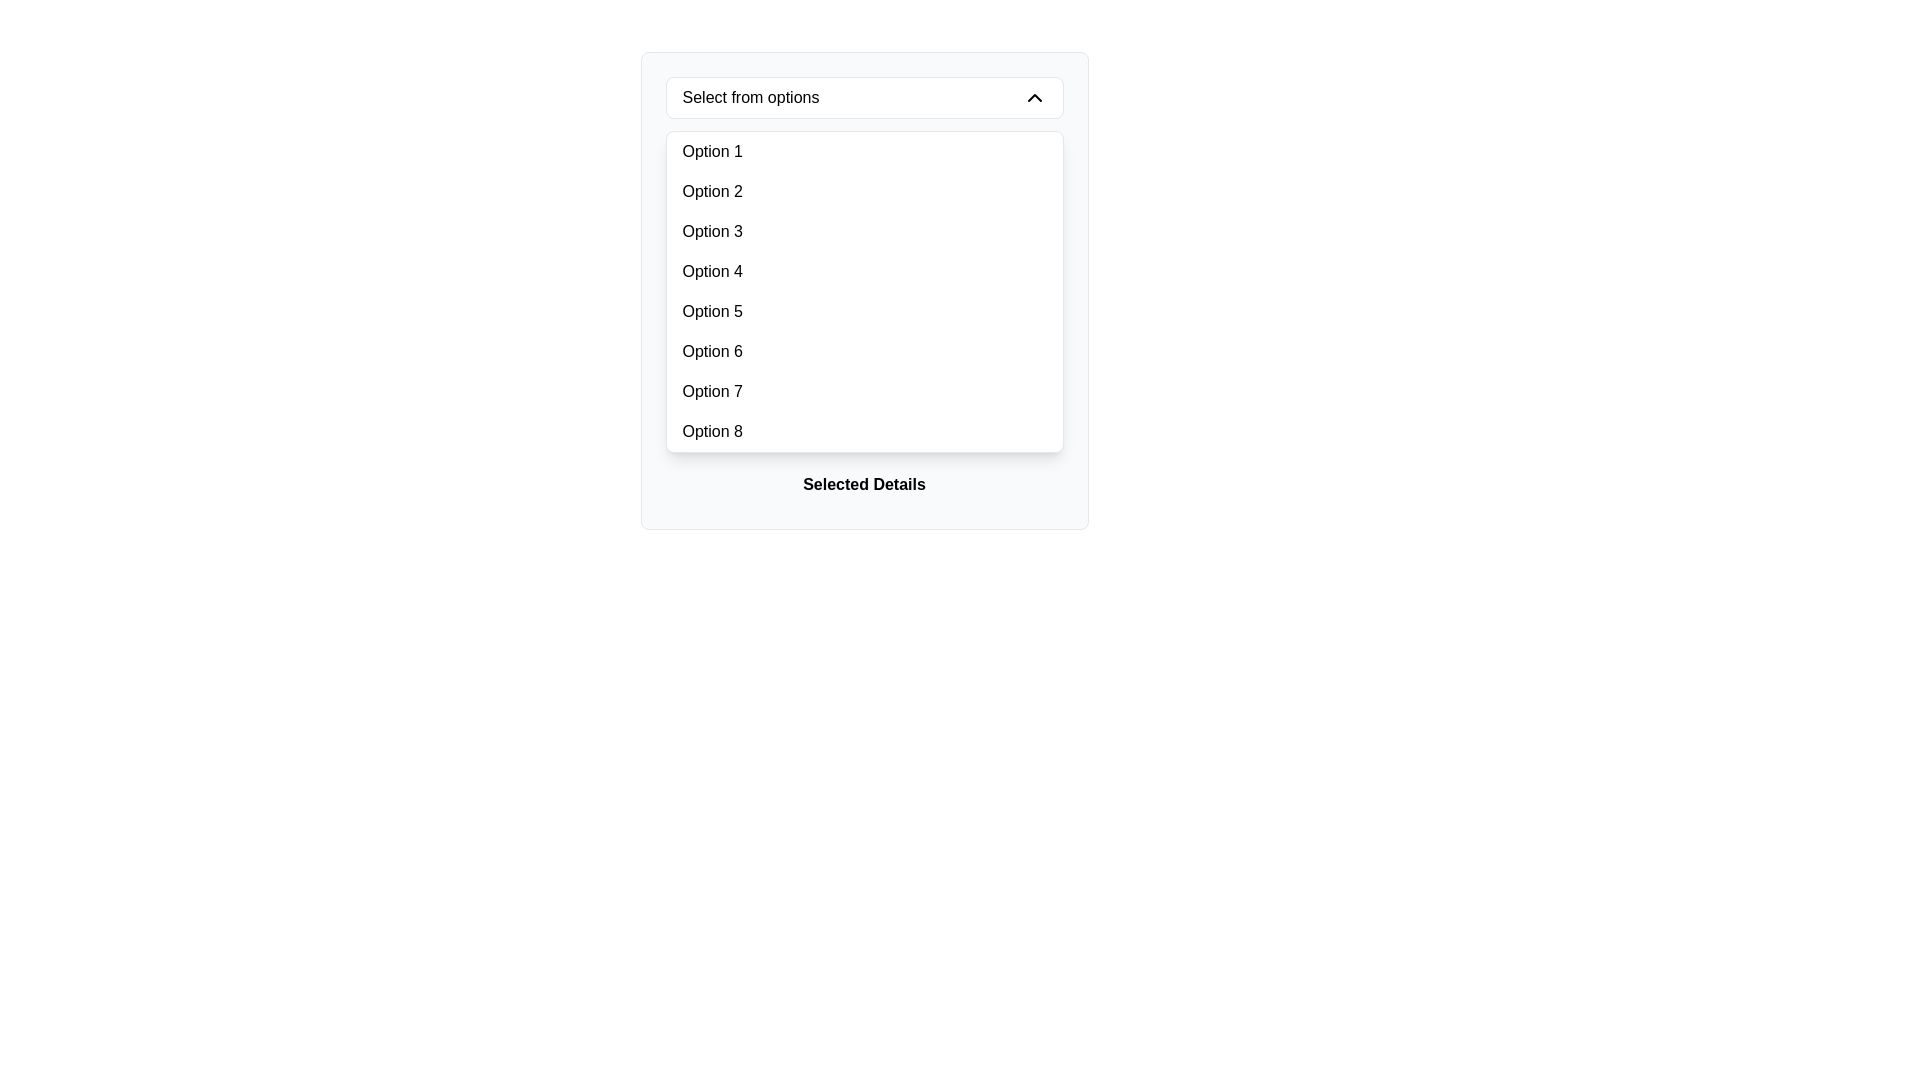 This screenshot has height=1080, width=1920. I want to click on the upward-pointing chevron icon button located at the far-right edge of the dropdown menu, which is styled in a minimalistic manner with a black outline and rounded edges, for interaction feedback, so click(1034, 97).